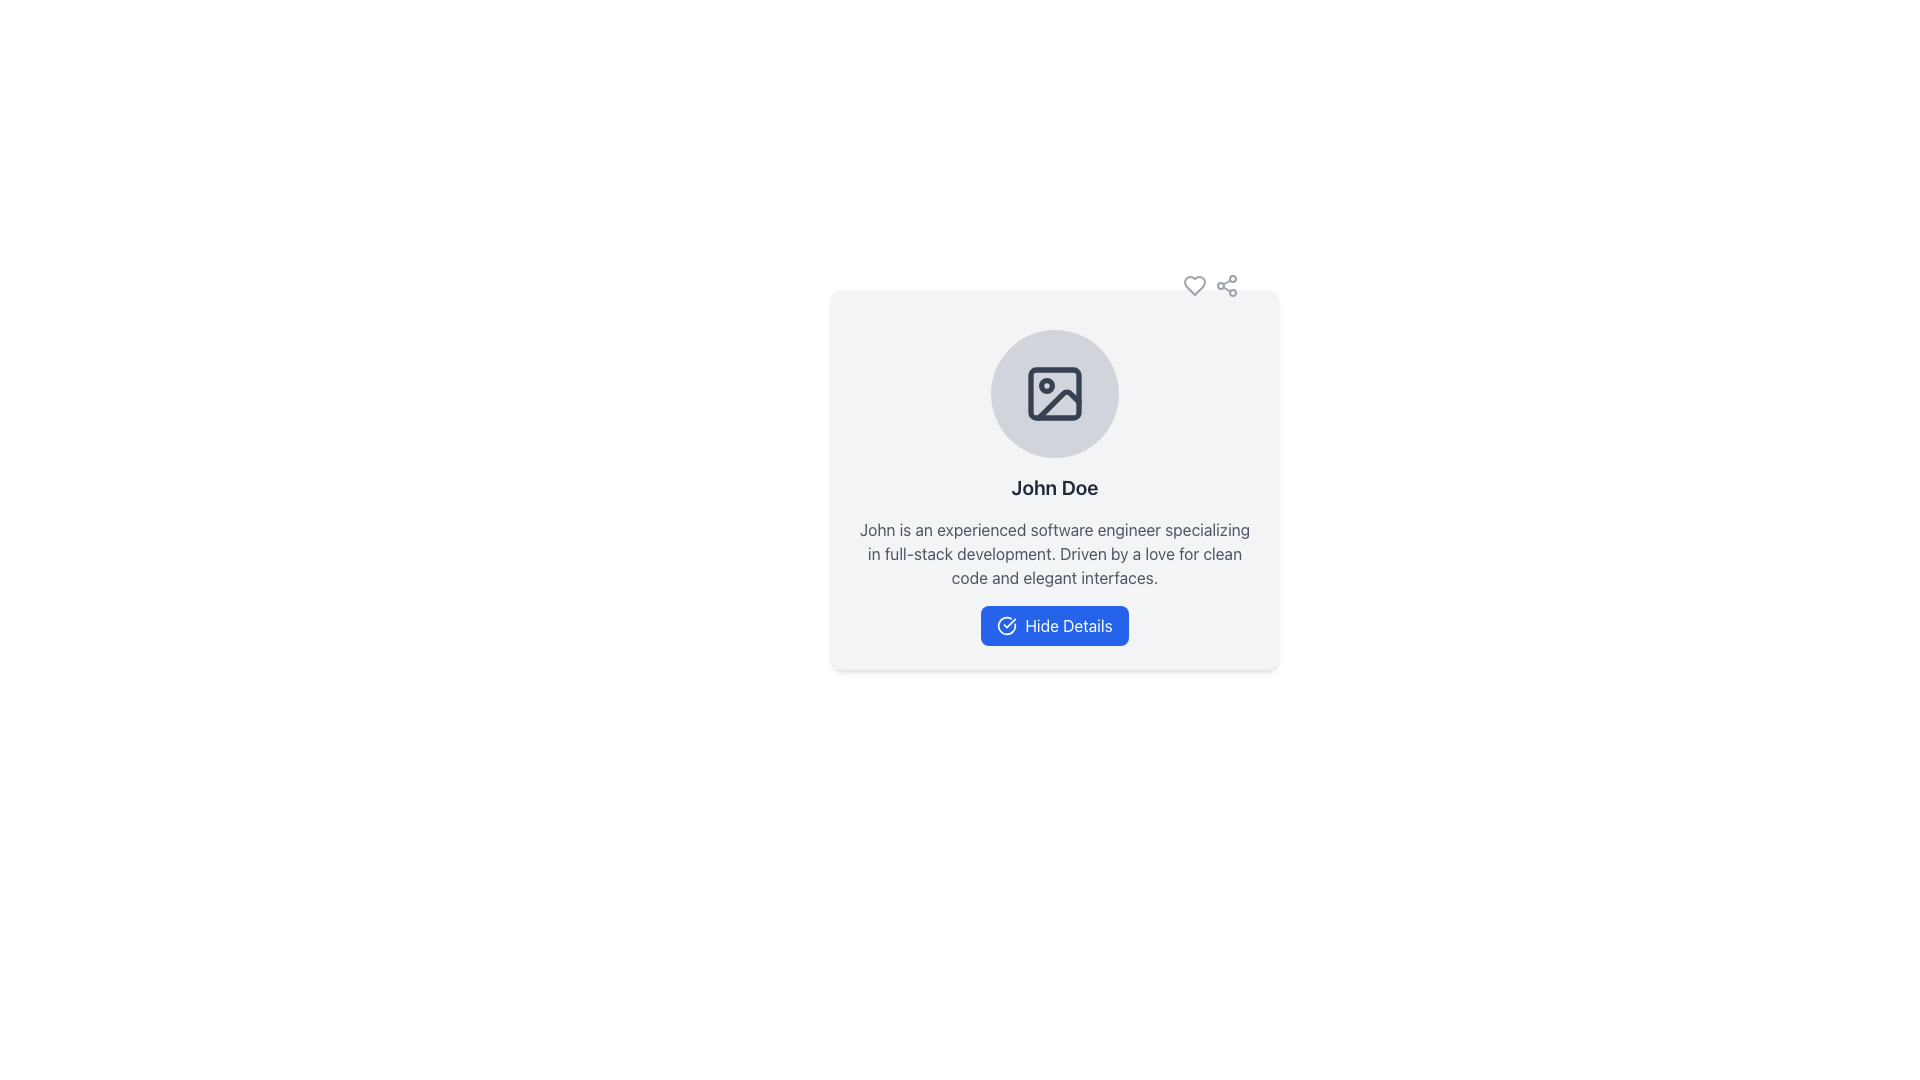 The width and height of the screenshot is (1920, 1080). Describe the element at coordinates (1195, 285) in the screenshot. I see `the heart icon located in the top-right quadrant of the user profile card, which symbolizes favoriting or liking content` at that location.